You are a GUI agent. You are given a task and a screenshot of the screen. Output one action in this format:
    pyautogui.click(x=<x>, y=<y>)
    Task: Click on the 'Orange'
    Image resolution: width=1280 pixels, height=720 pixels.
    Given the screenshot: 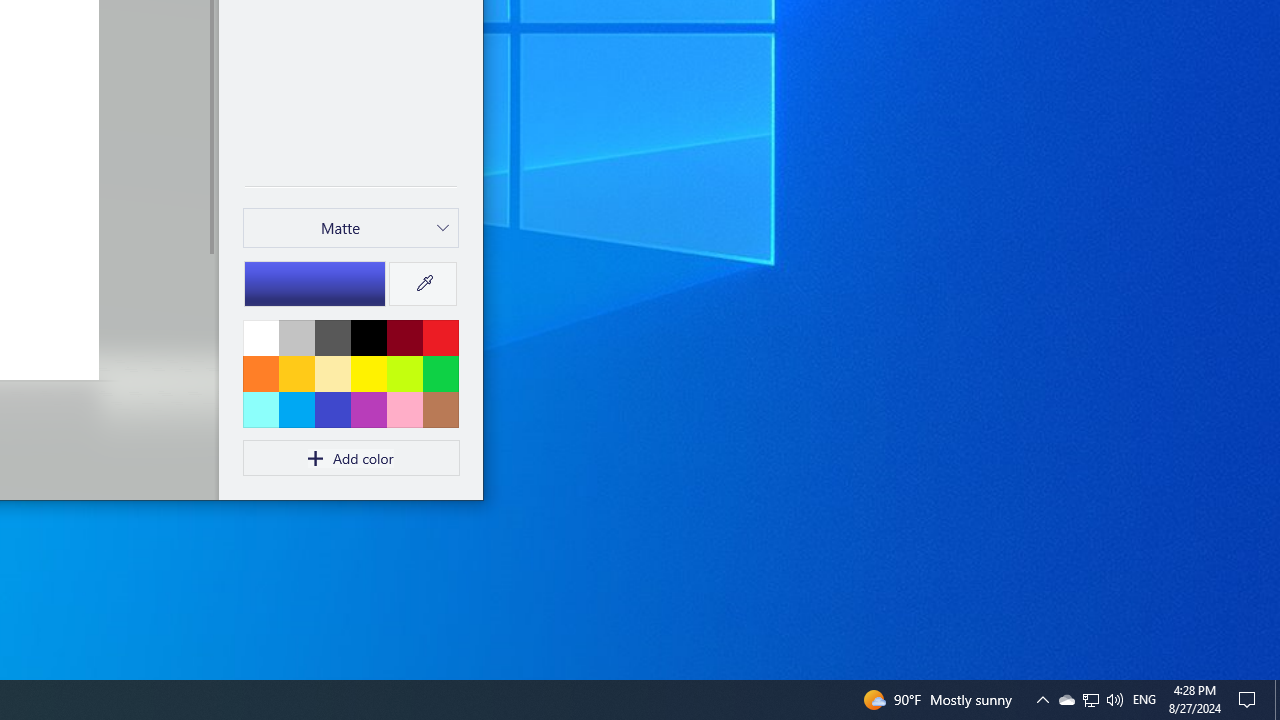 What is the action you would take?
    pyautogui.click(x=260, y=373)
    